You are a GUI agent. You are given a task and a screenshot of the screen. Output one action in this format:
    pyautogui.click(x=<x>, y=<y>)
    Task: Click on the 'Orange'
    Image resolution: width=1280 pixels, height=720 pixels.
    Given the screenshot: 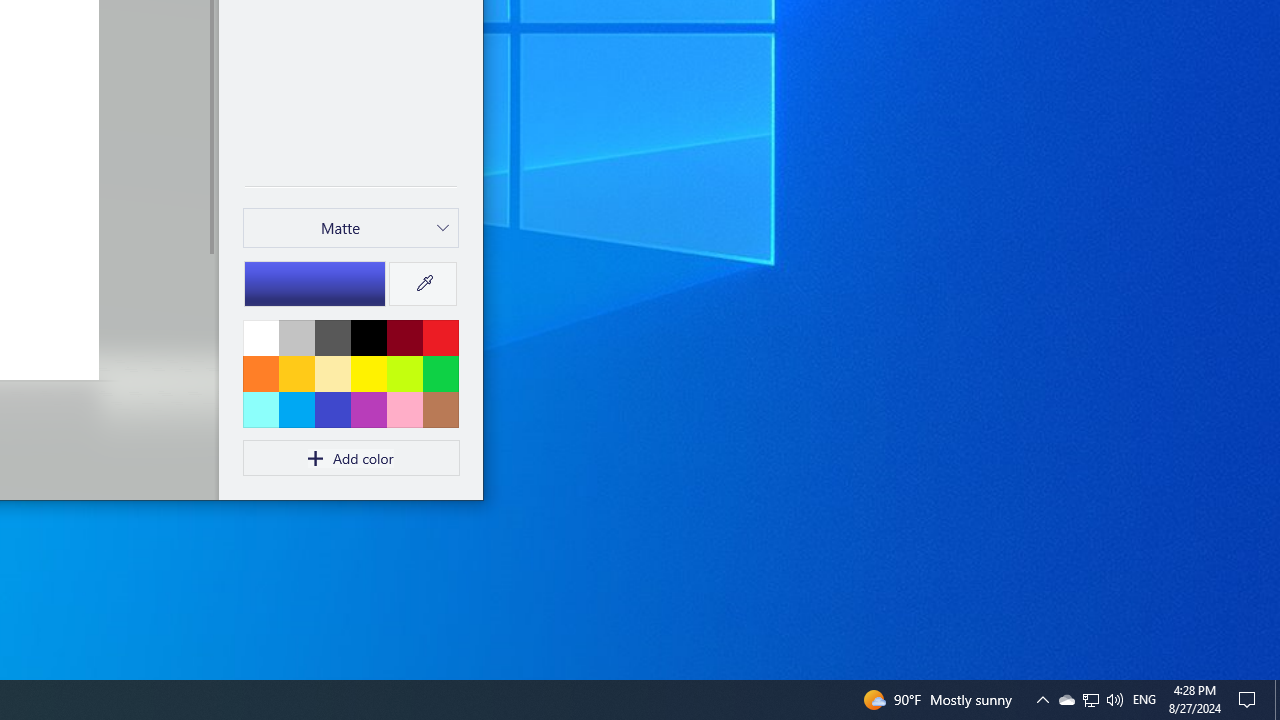 What is the action you would take?
    pyautogui.click(x=260, y=373)
    